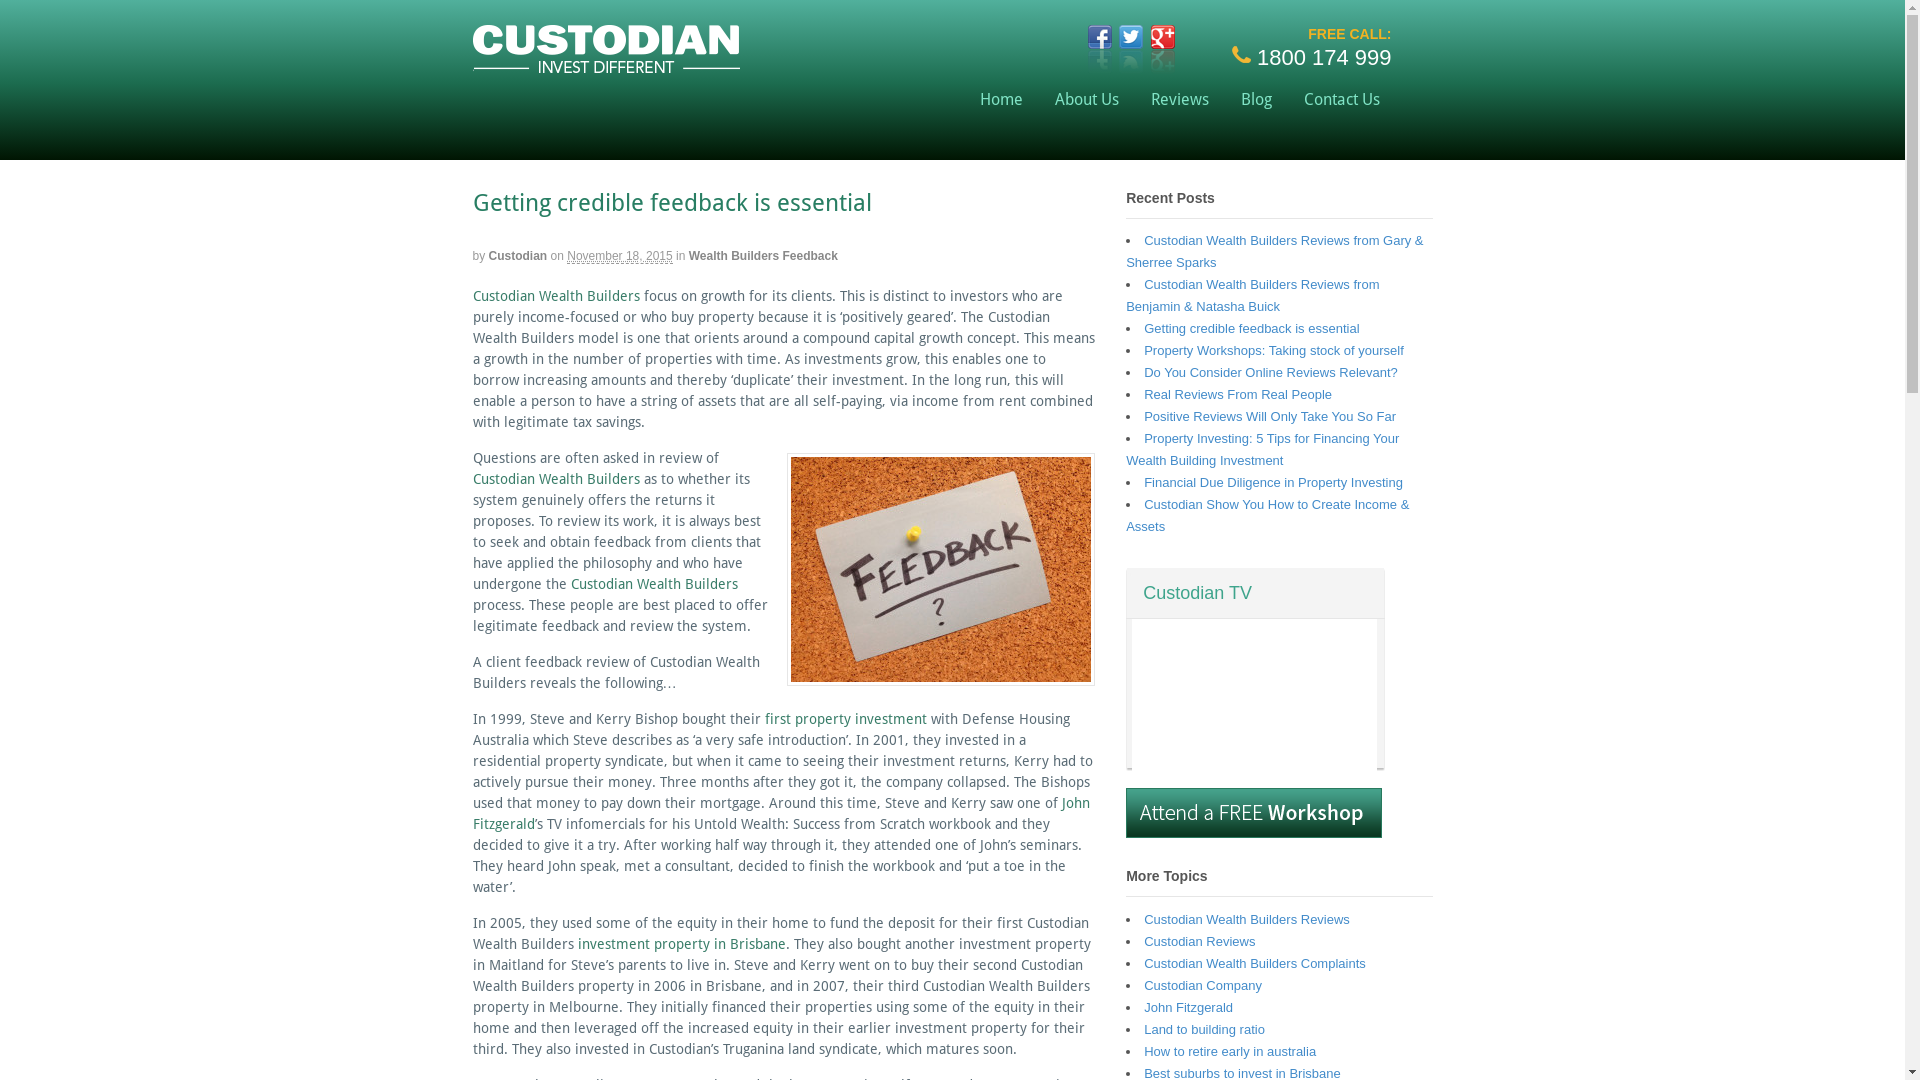 The height and width of the screenshot is (1080, 1920). What do you see at coordinates (1255, 99) in the screenshot?
I see `'Blog'` at bounding box center [1255, 99].